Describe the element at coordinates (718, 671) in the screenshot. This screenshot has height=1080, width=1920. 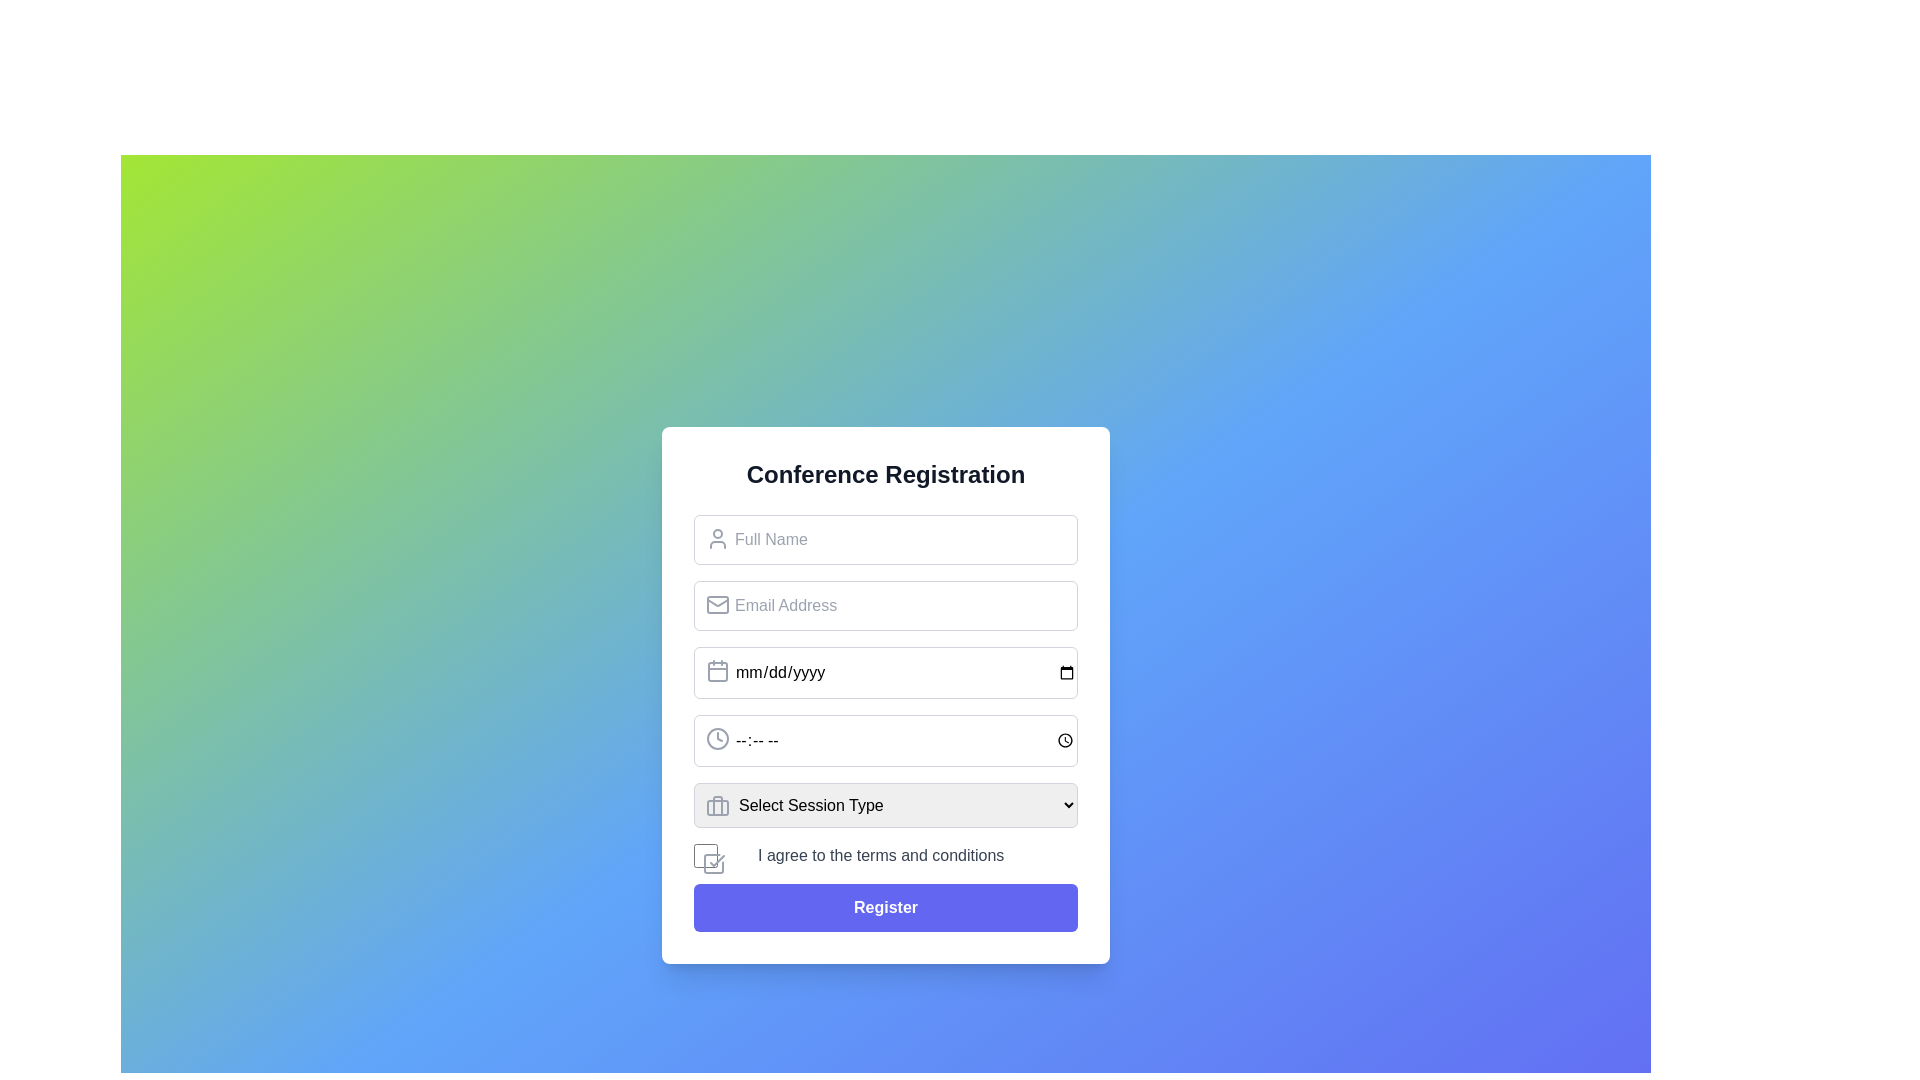
I see `the calendar icon adjacent to the date input field labeled 'mm/dd/yyyy' in the registration form` at that location.